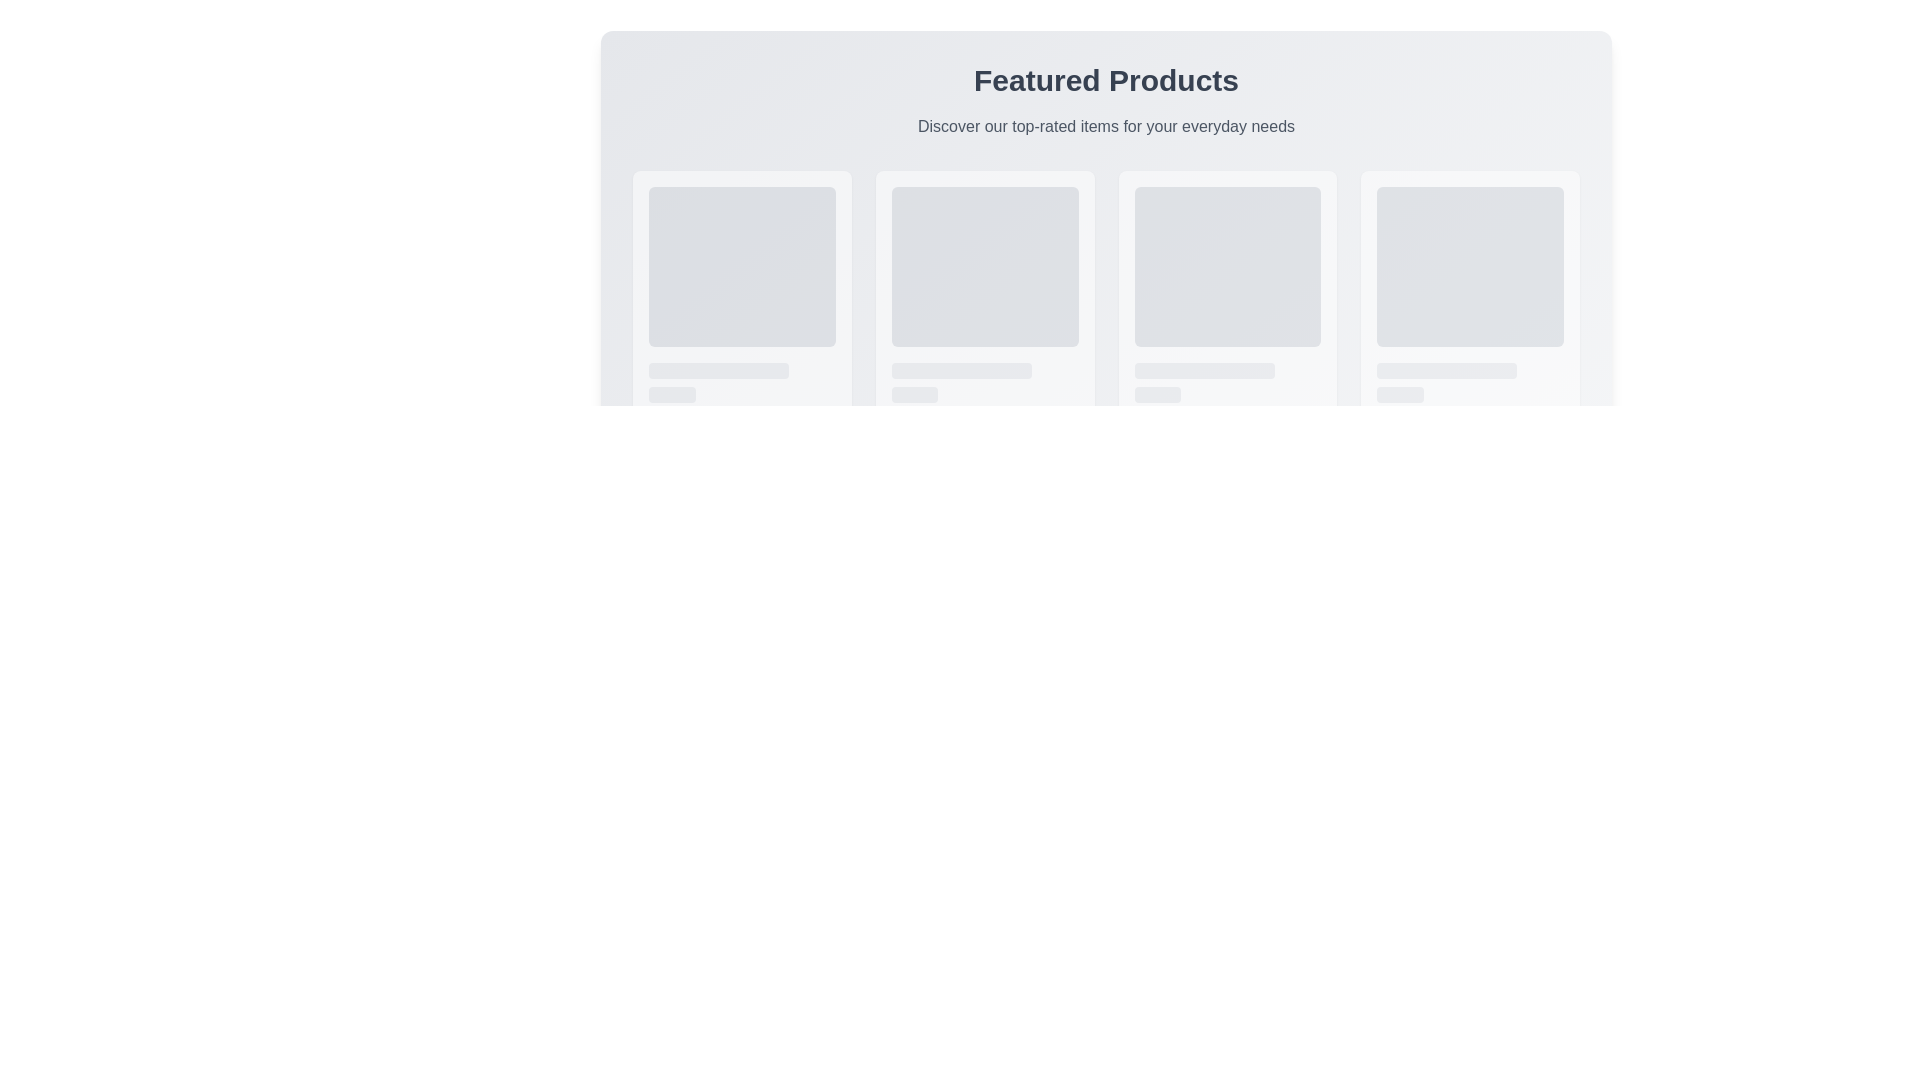  I want to click on the graphical placeholder or decorative element located below a wider sibling bar, situated within a section of graphical elements at the bottom, so click(1399, 394).